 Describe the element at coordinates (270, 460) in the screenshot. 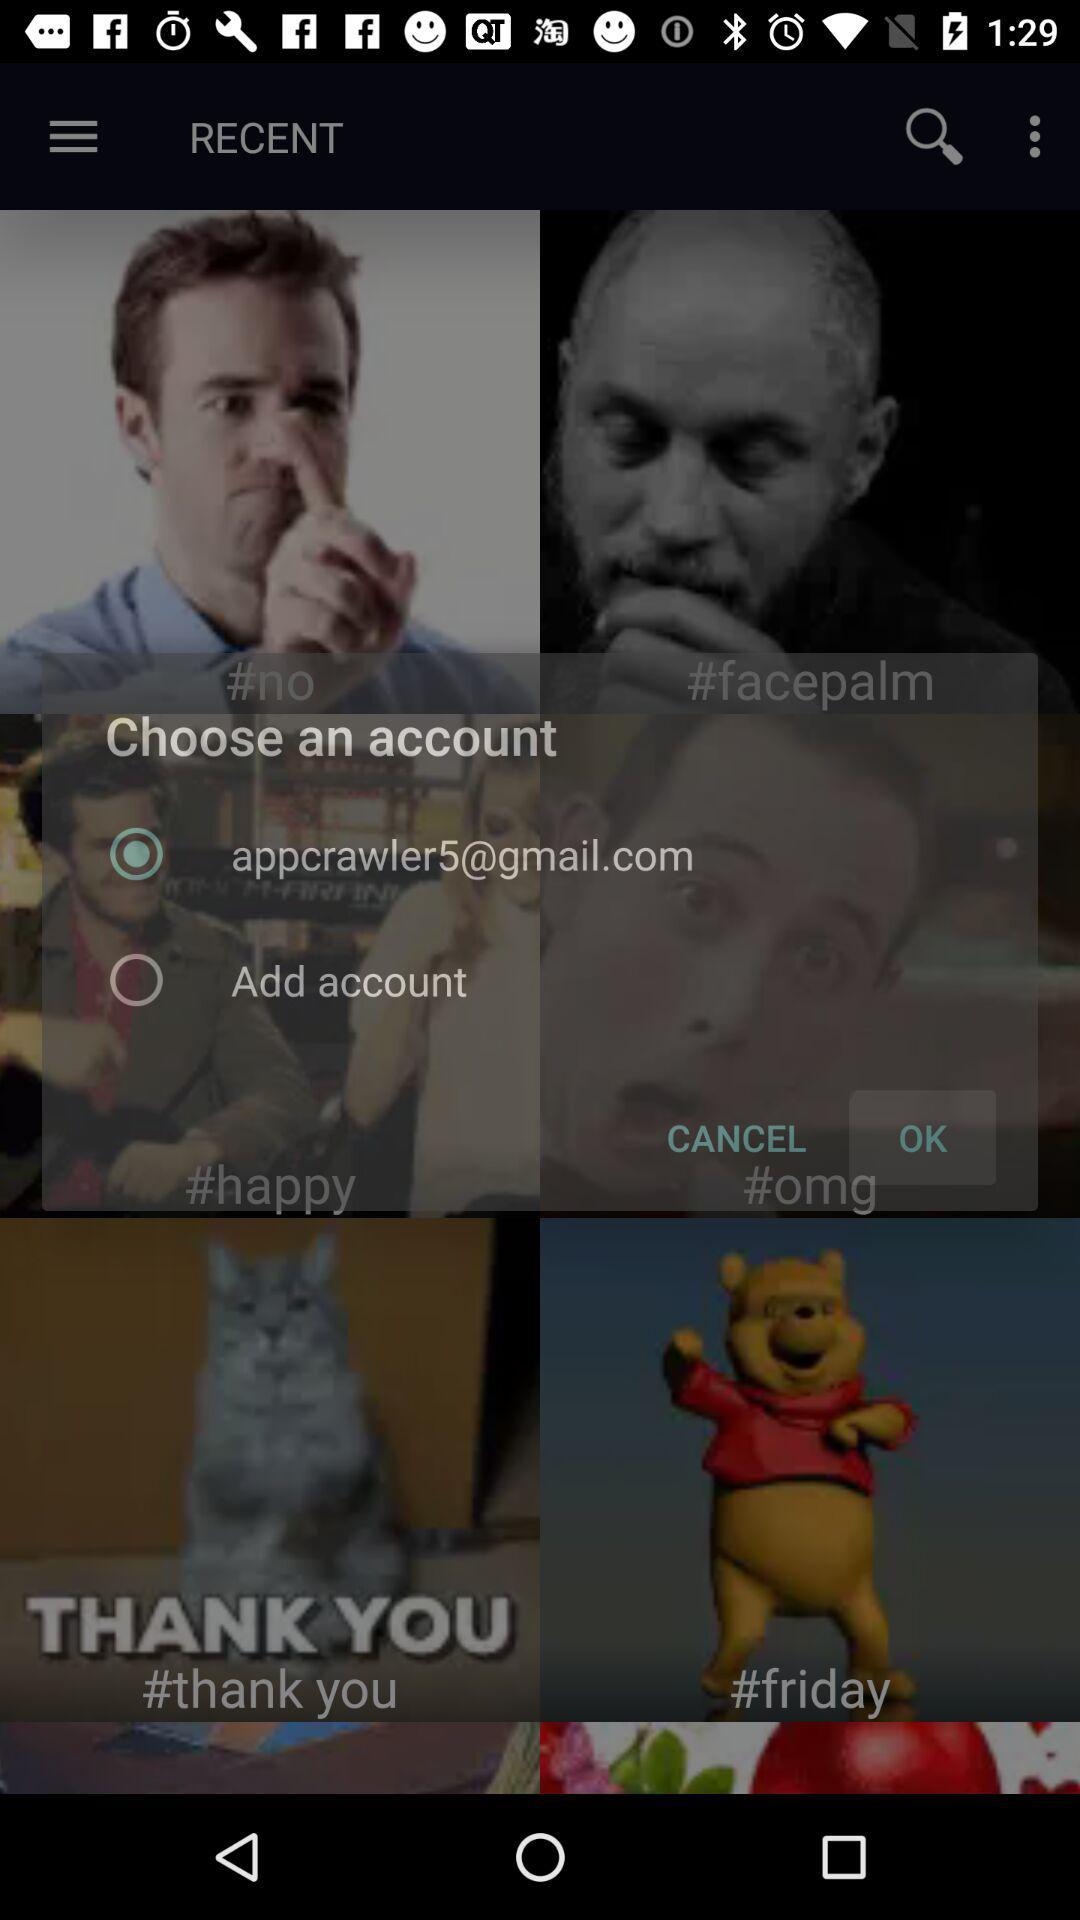

I see `no` at that location.